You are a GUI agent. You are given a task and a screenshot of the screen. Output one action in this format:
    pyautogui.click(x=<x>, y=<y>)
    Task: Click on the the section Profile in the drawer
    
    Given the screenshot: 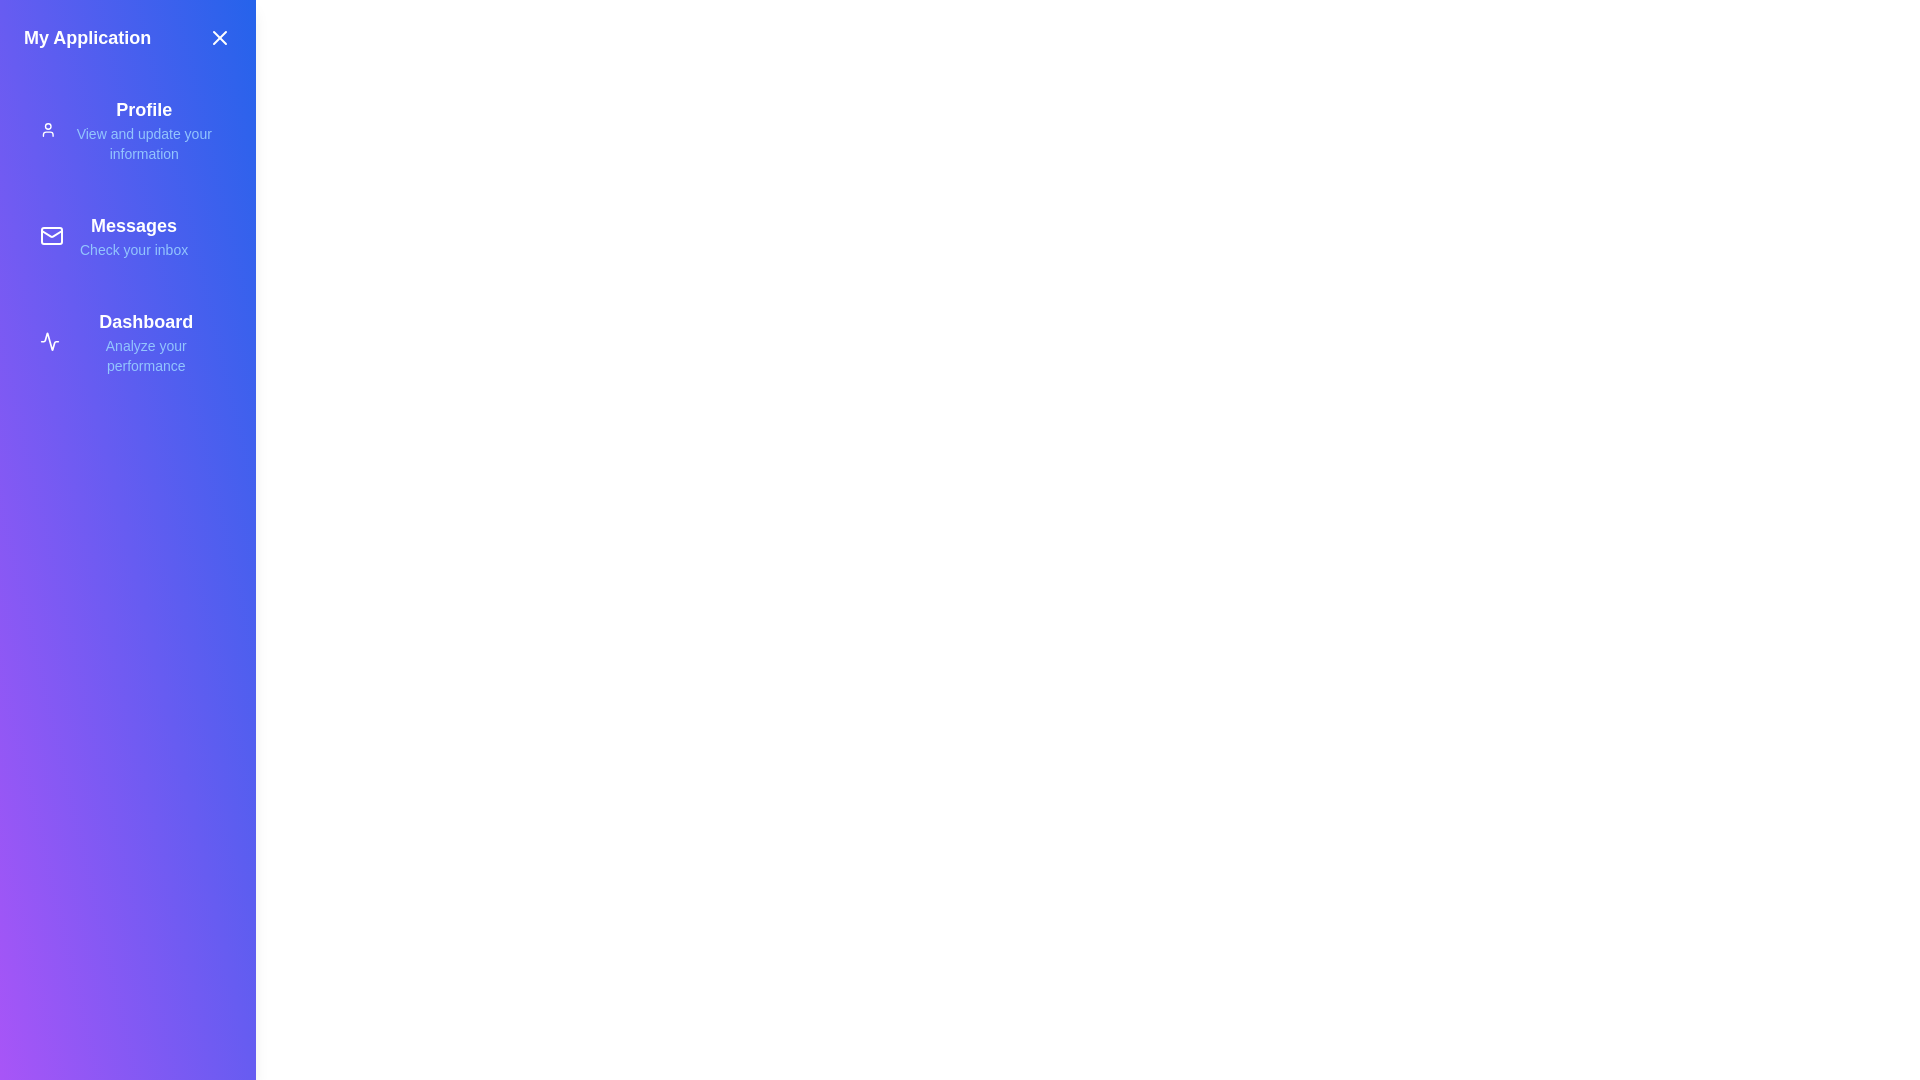 What is the action you would take?
    pyautogui.click(x=127, y=130)
    